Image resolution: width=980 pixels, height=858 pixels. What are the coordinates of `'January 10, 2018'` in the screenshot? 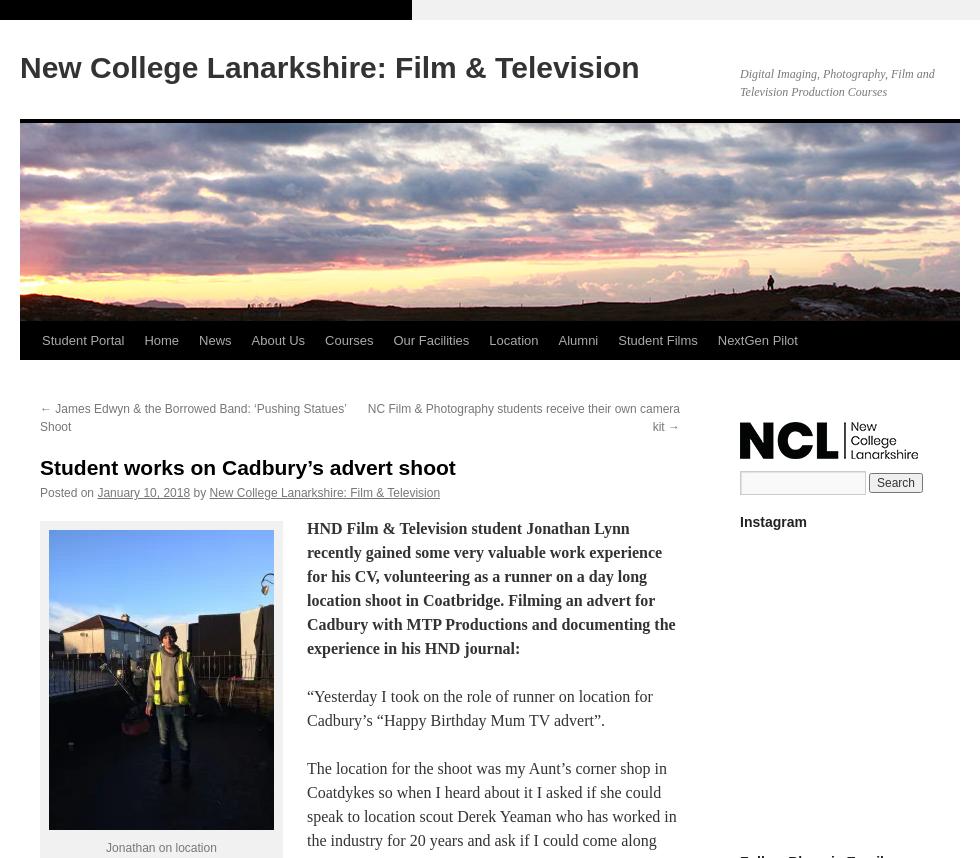 It's located at (97, 492).